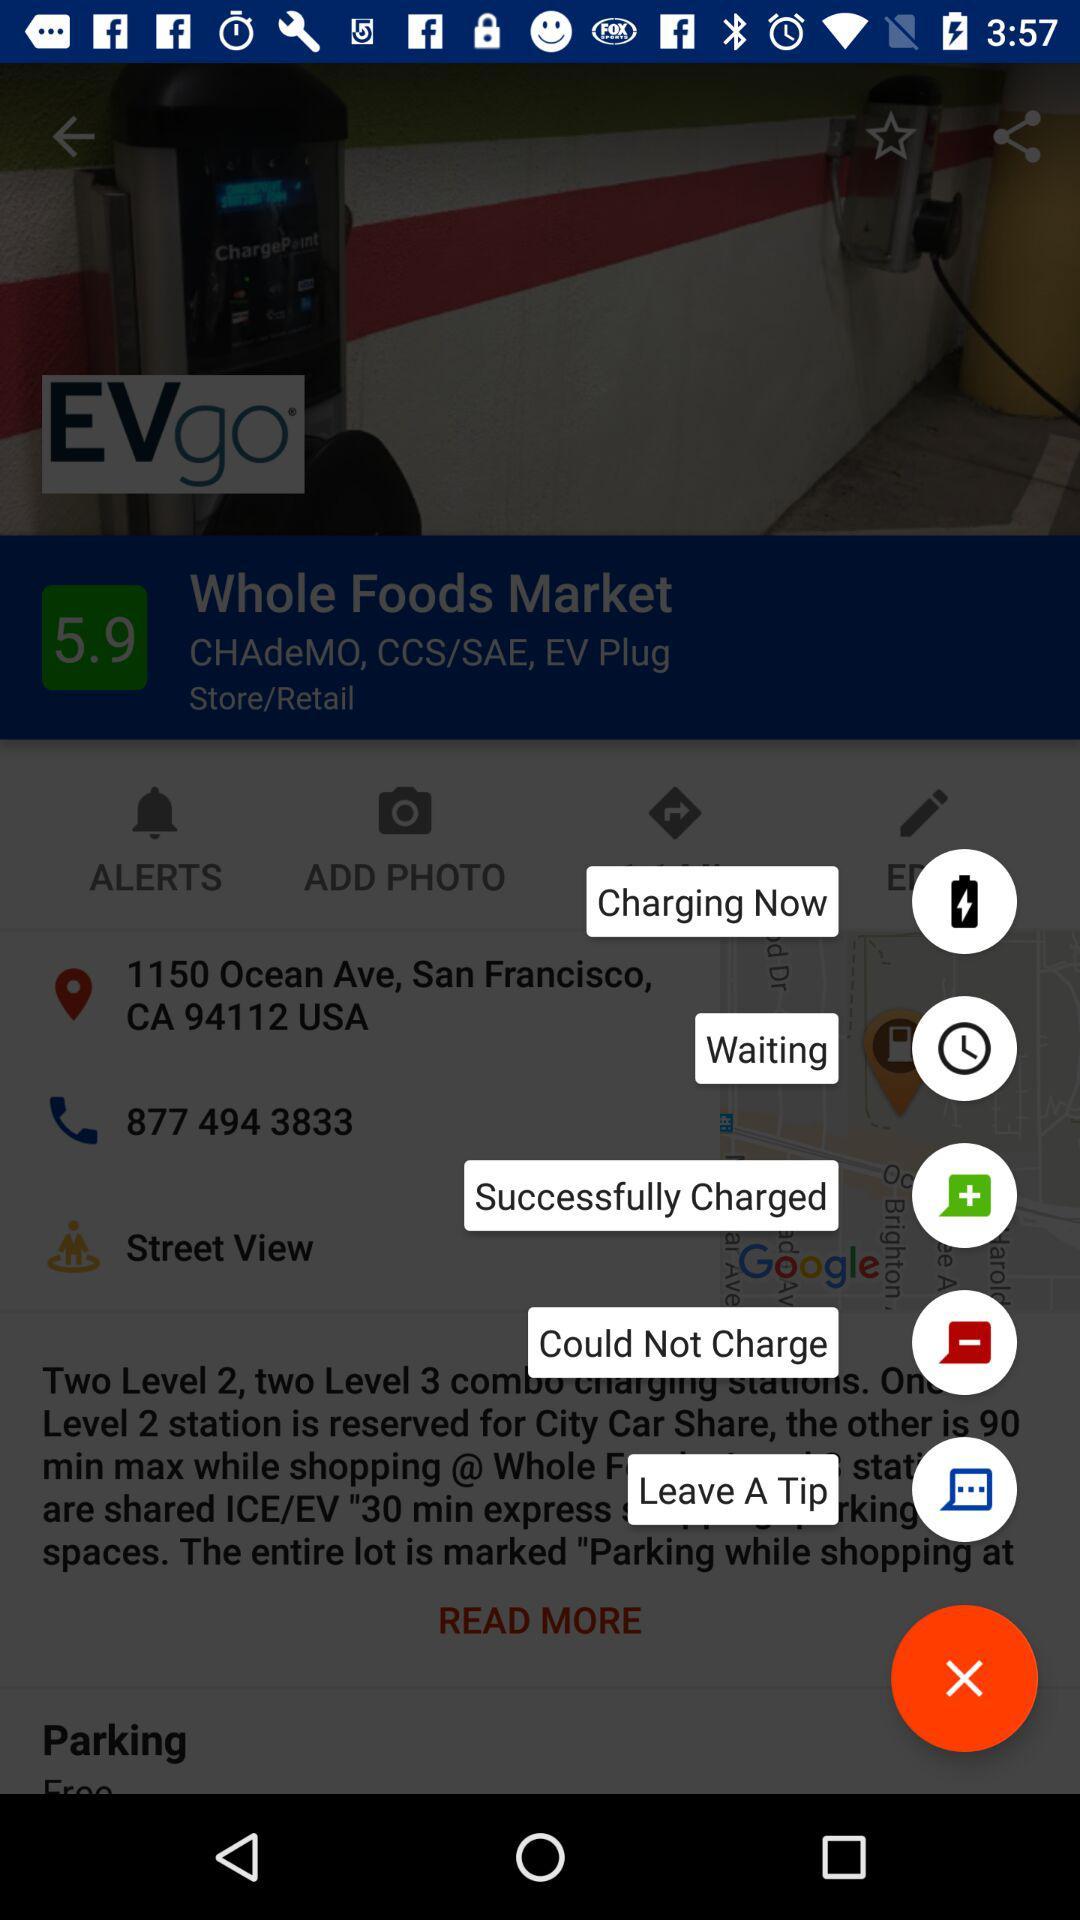  Describe the element at coordinates (963, 1678) in the screenshot. I see `button` at that location.